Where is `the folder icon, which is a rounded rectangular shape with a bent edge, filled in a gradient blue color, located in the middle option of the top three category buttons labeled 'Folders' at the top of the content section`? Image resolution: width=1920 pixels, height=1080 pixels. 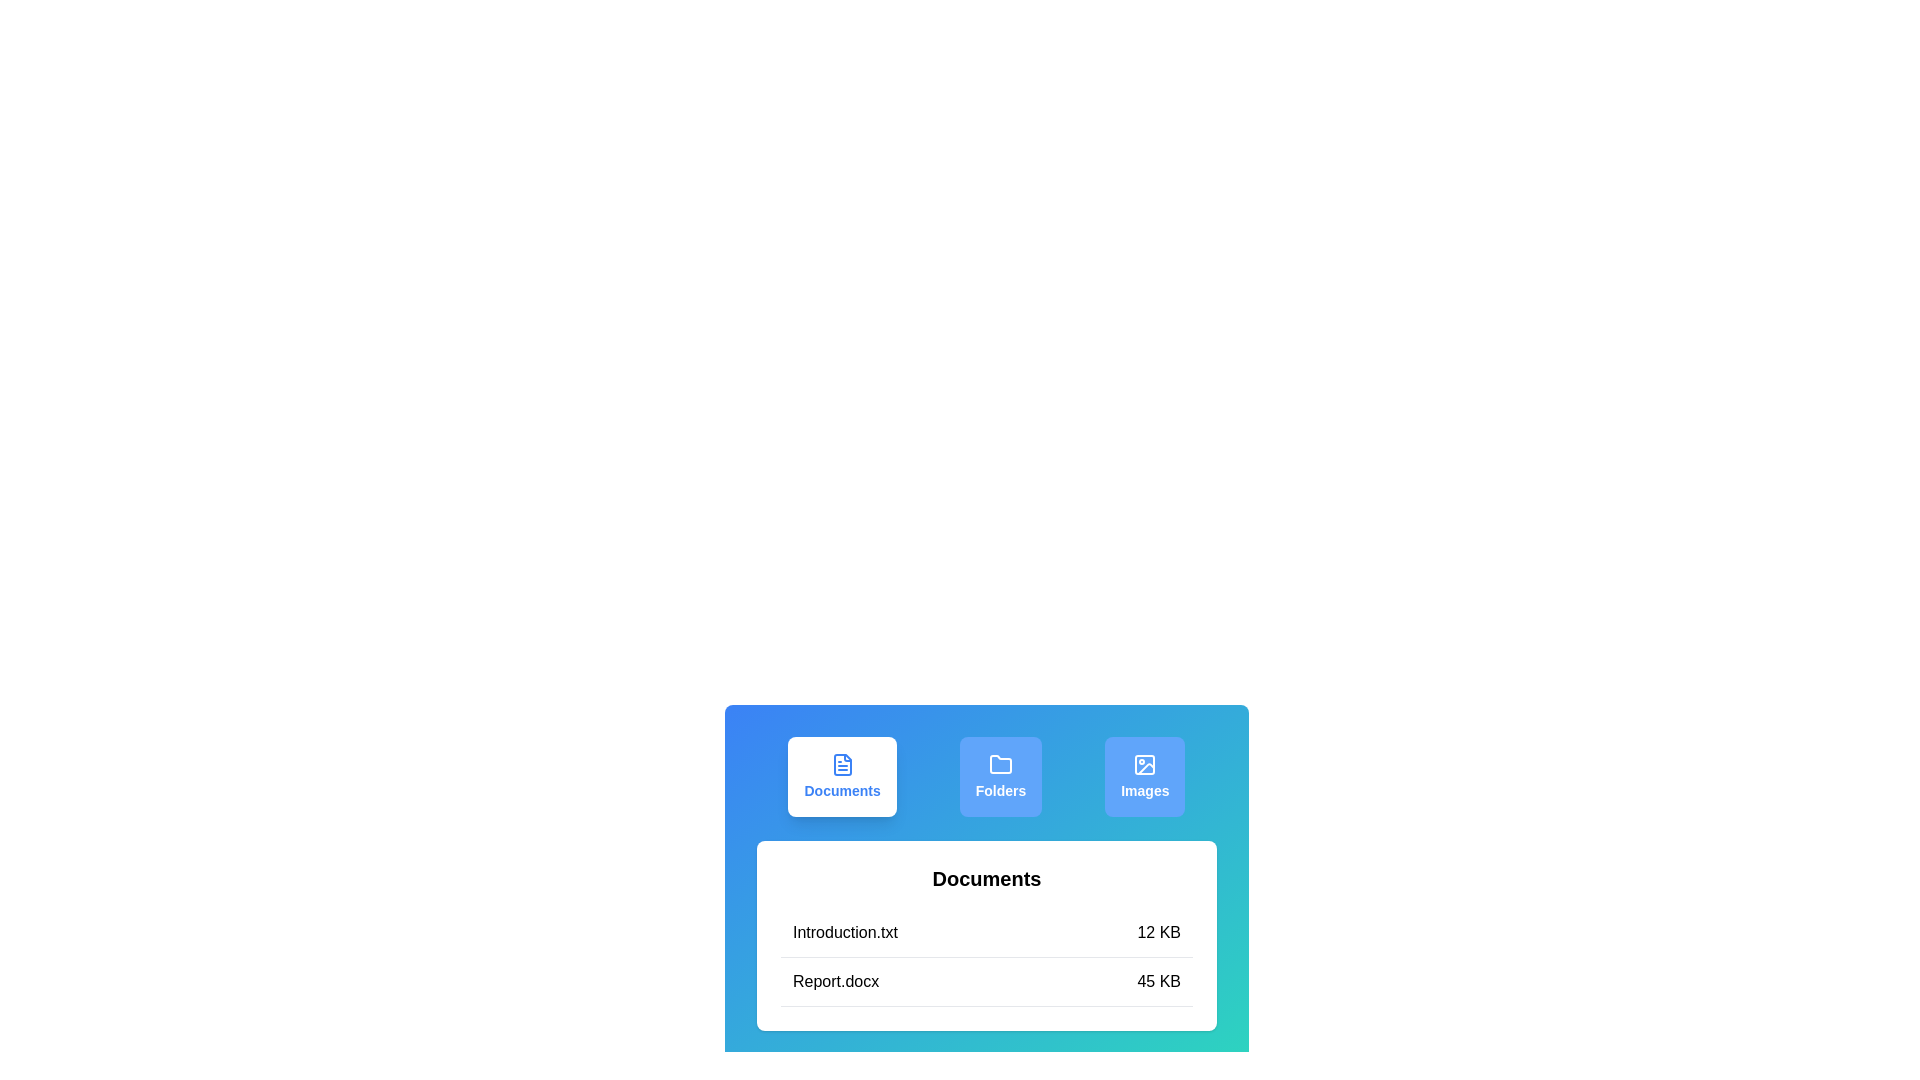
the folder icon, which is a rounded rectangular shape with a bent edge, filled in a gradient blue color, located in the middle option of the top three category buttons labeled 'Folders' at the top of the content section is located at coordinates (1000, 764).